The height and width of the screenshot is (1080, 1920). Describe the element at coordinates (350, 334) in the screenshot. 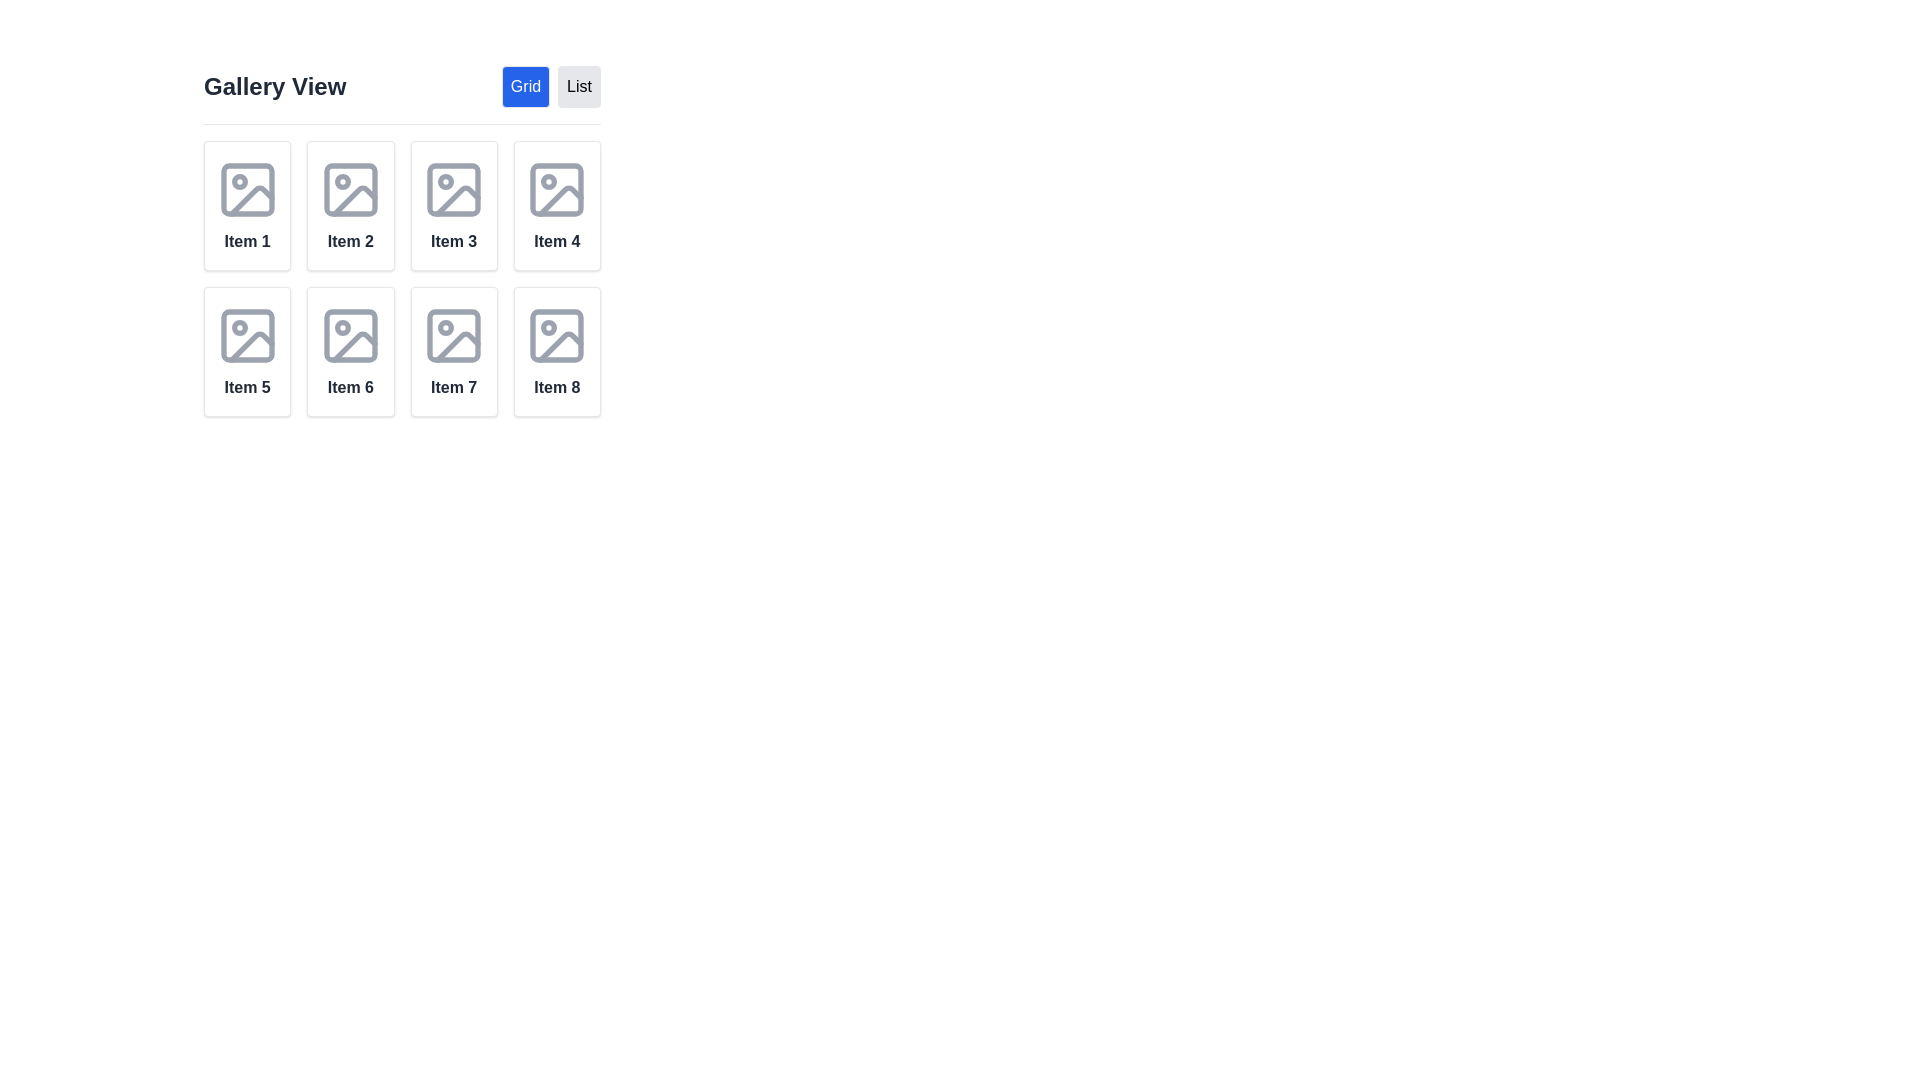

I see `the decorative SVG rectangle that represents the picture frame for Item 6, located in the sixth icon of a 2x4 grid layout` at that location.